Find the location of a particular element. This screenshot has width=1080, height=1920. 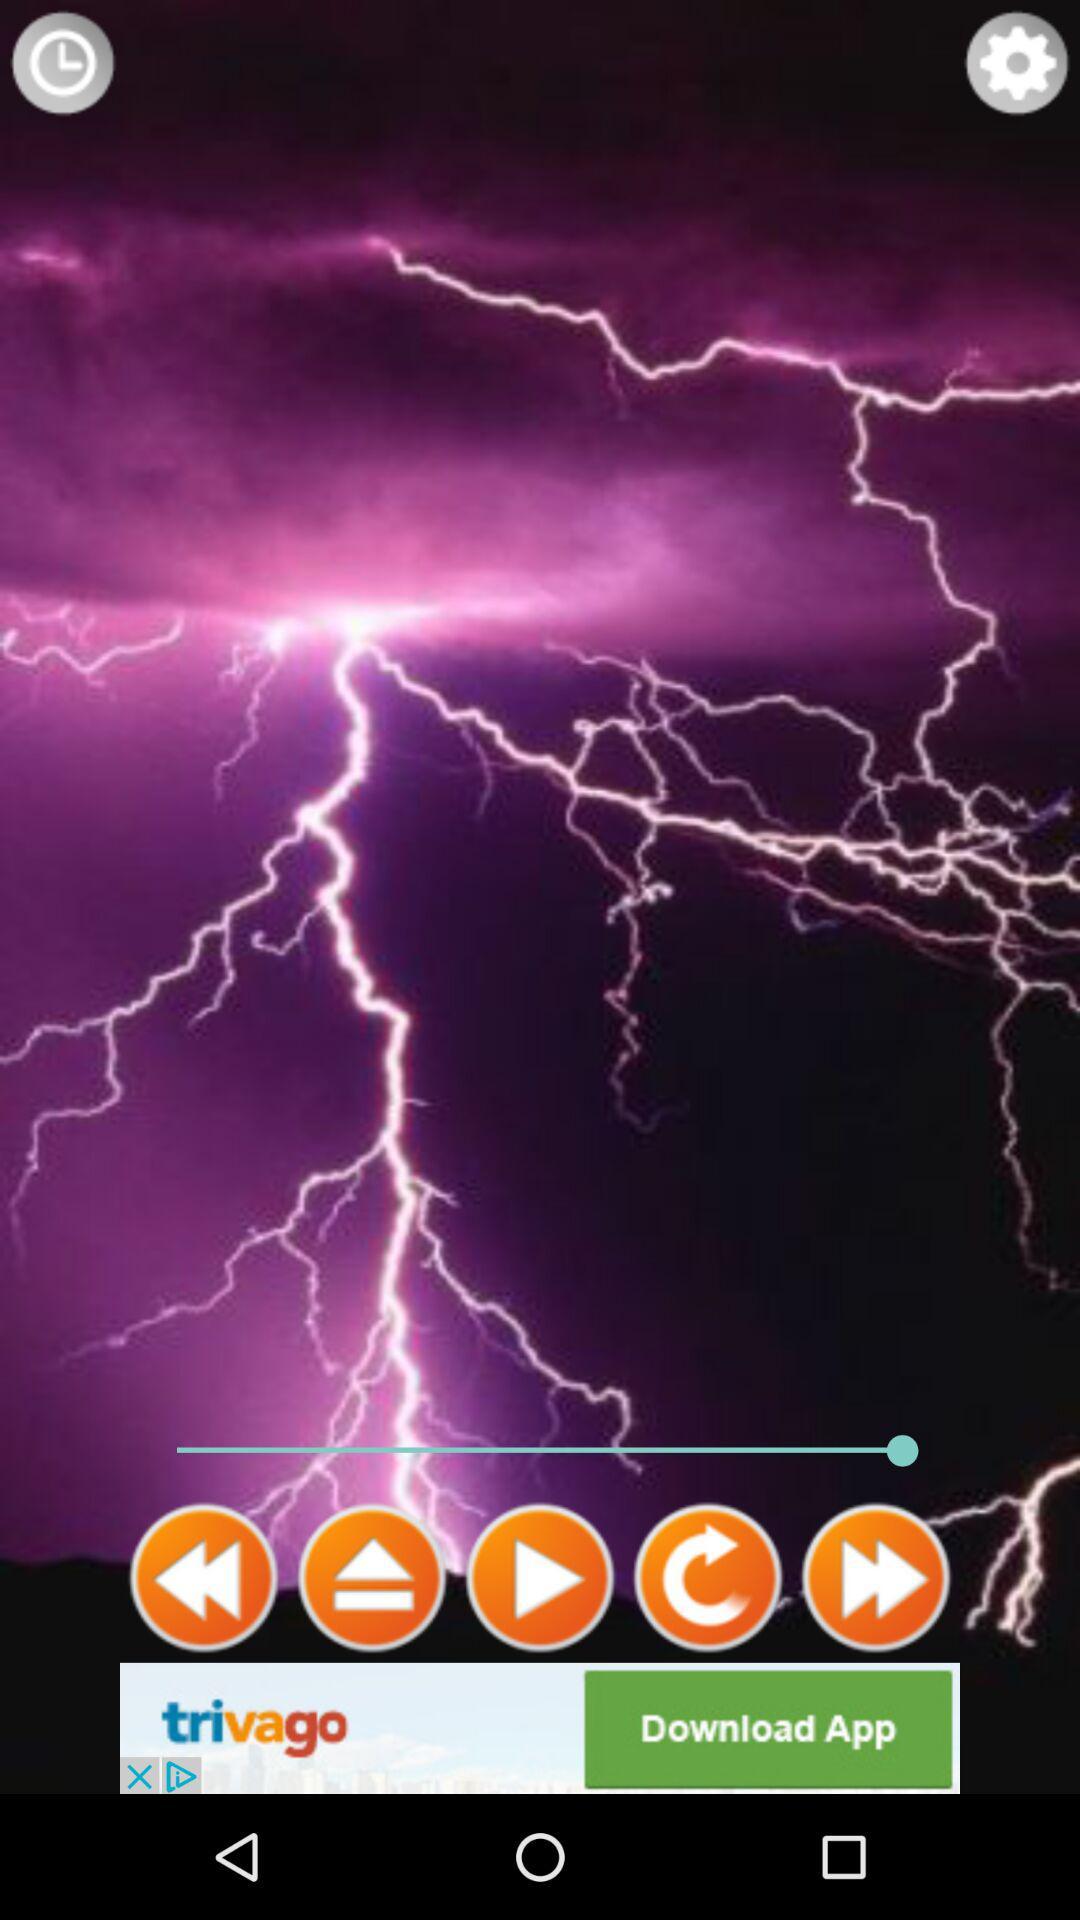

open the settings option is located at coordinates (1017, 62).